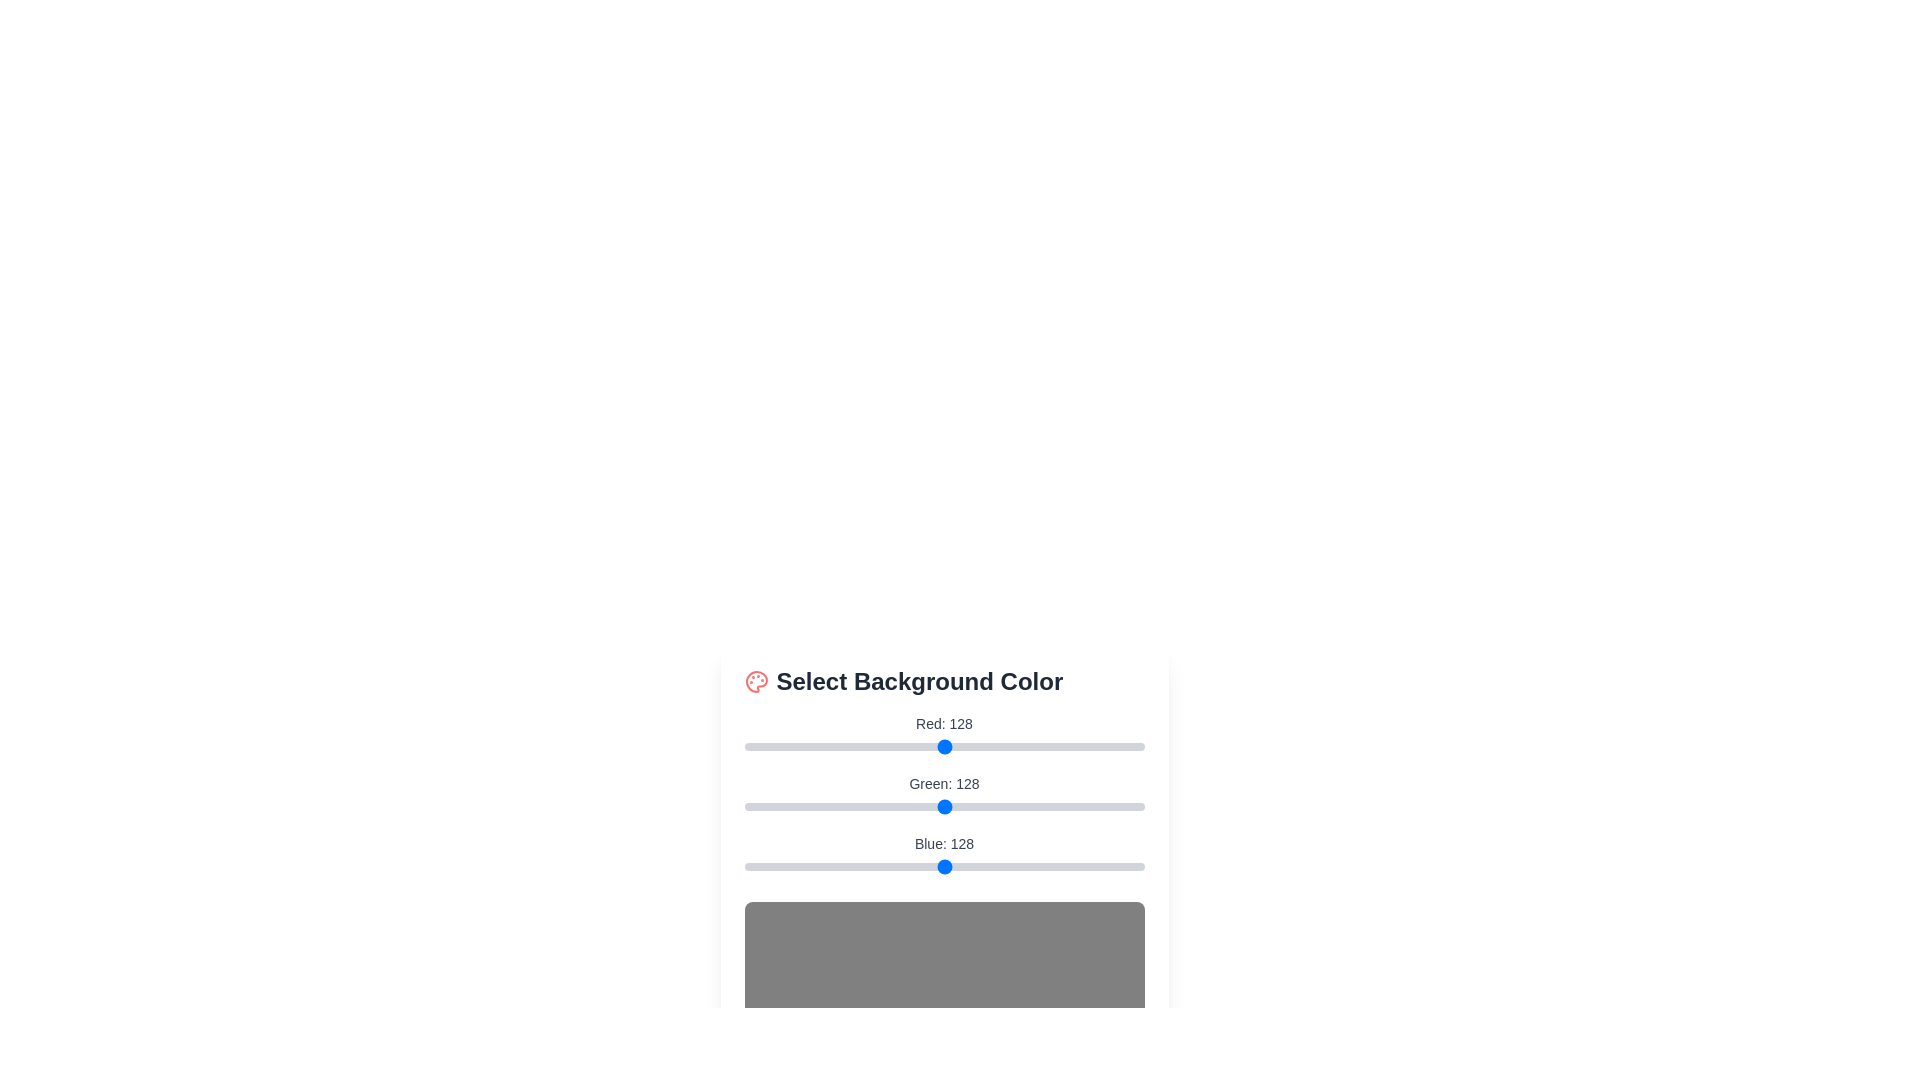  Describe the element at coordinates (1047, 805) in the screenshot. I see `the green color slider to set the green component to 194` at that location.